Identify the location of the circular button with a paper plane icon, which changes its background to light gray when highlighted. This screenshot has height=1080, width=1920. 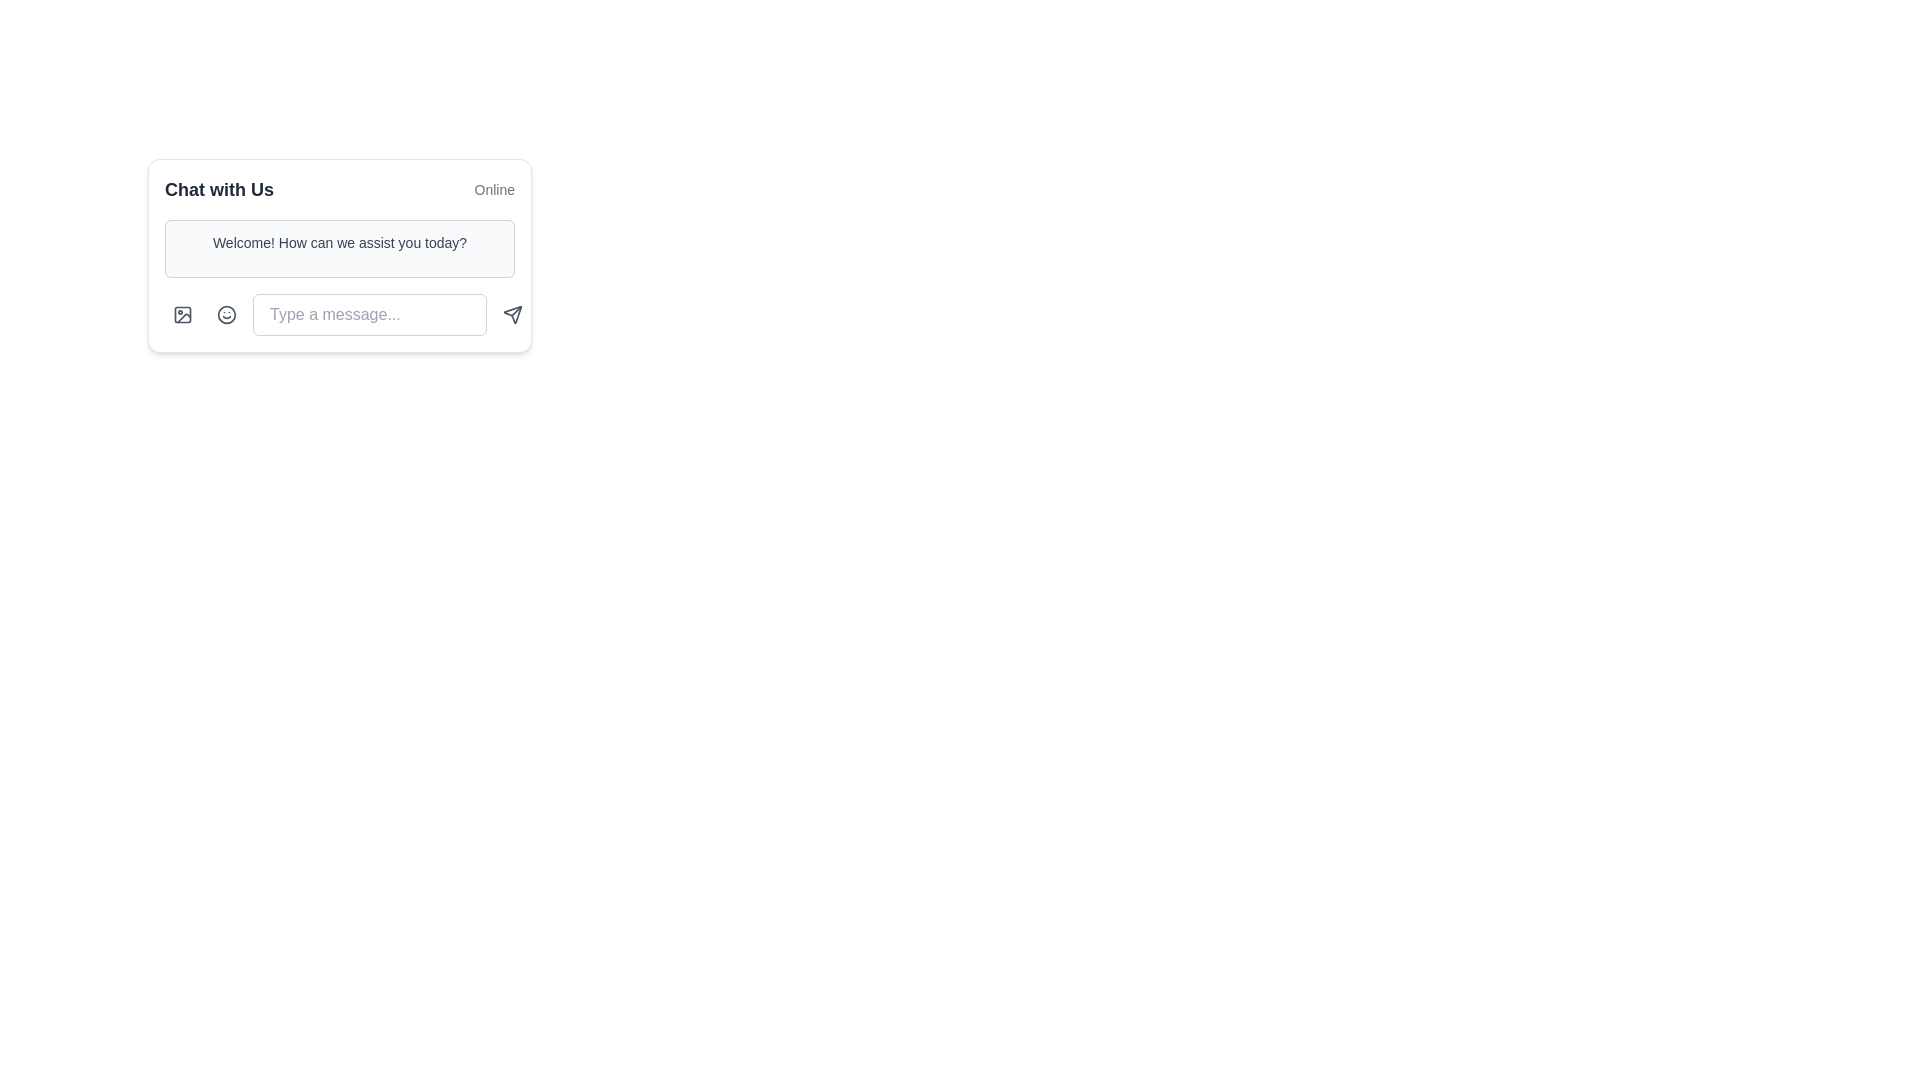
(513, 315).